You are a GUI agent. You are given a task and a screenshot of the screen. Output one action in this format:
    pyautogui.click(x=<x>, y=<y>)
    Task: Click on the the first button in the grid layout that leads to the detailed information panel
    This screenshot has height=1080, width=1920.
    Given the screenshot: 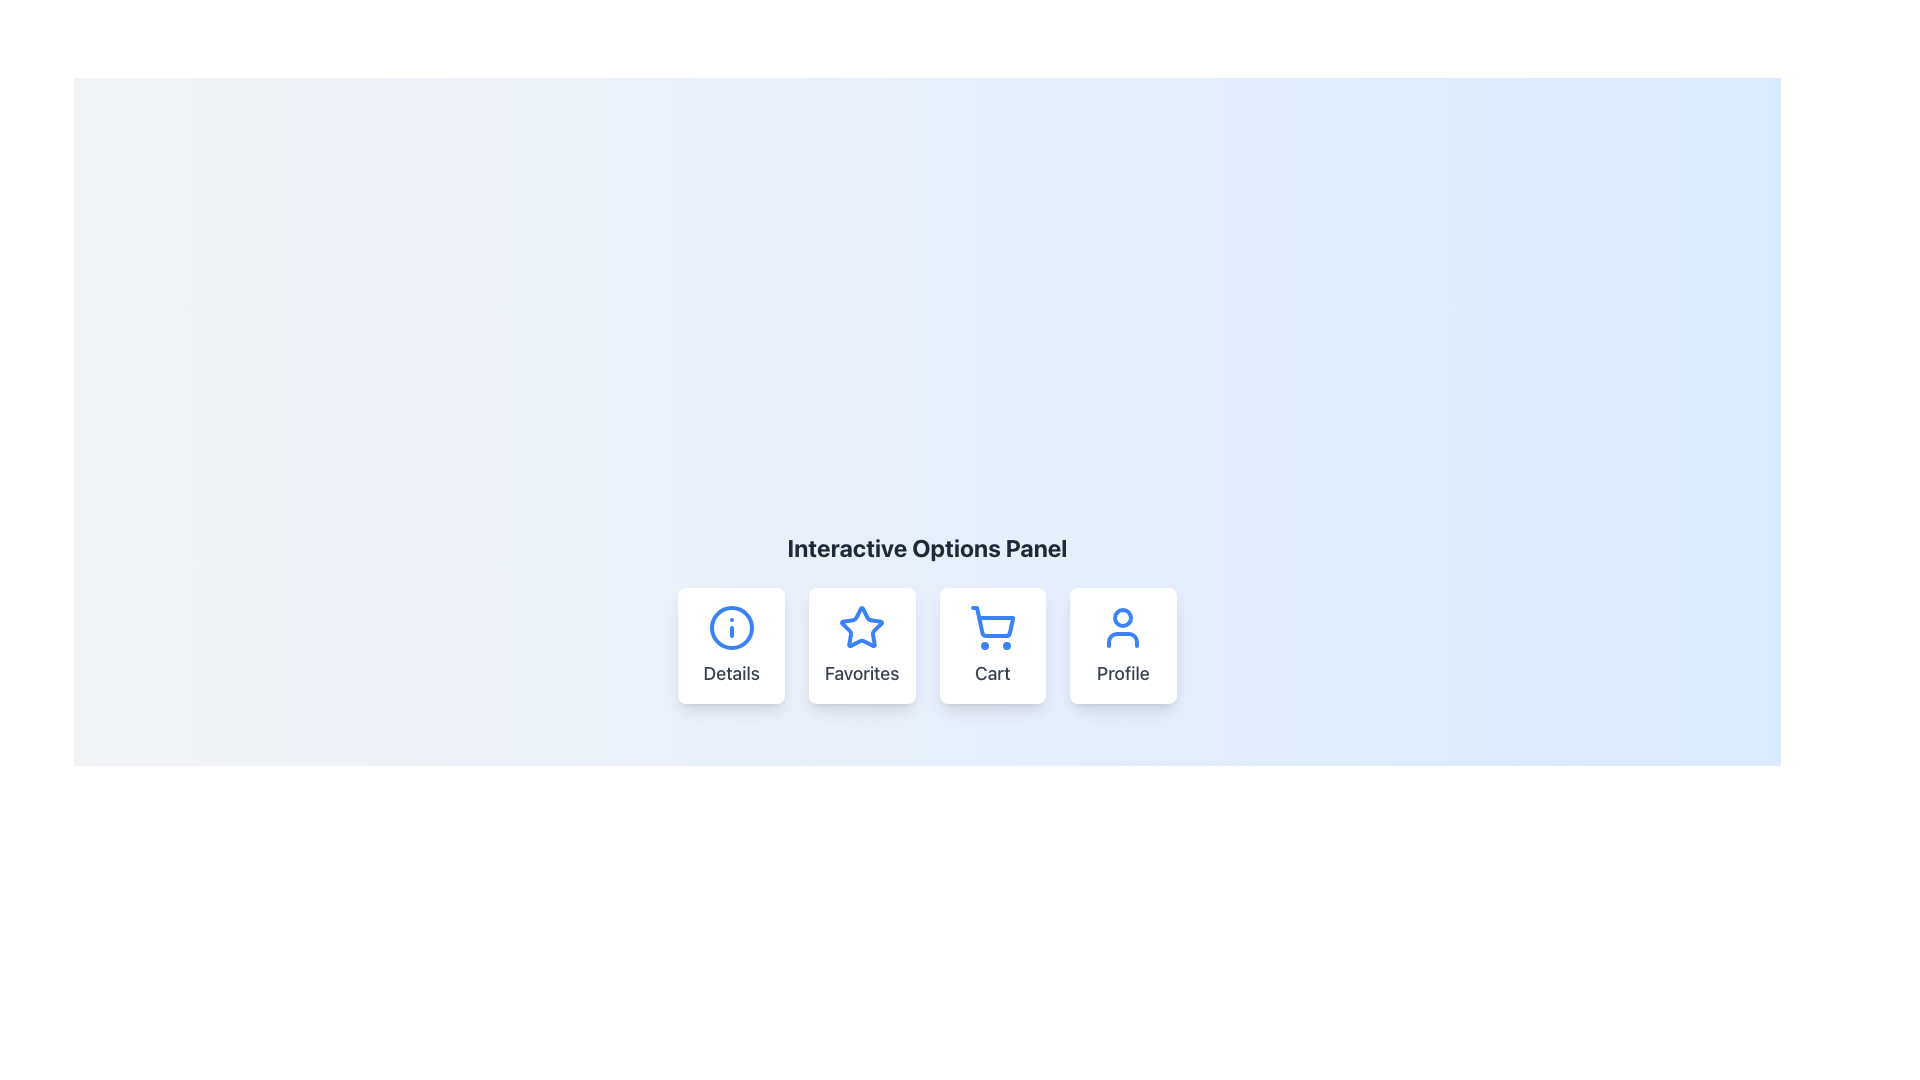 What is the action you would take?
    pyautogui.click(x=730, y=645)
    